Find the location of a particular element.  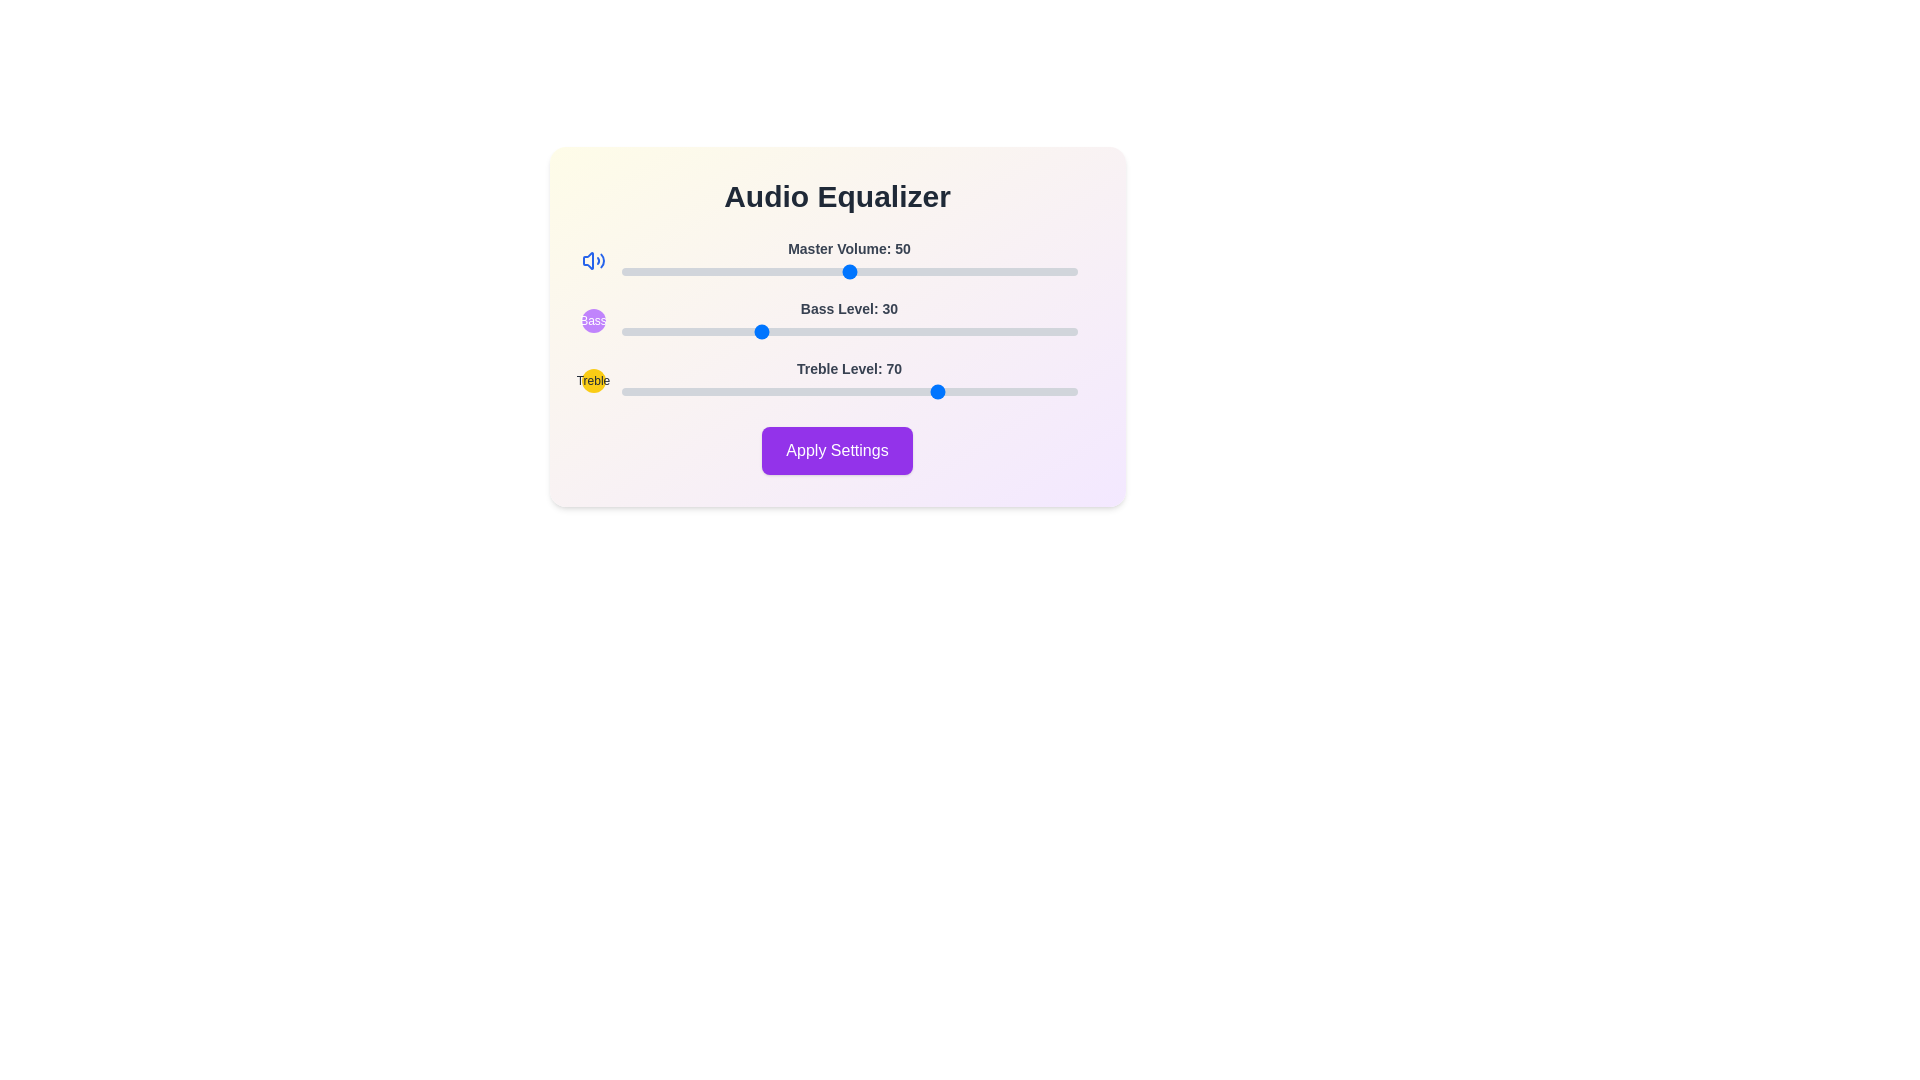

the master volume is located at coordinates (775, 272).